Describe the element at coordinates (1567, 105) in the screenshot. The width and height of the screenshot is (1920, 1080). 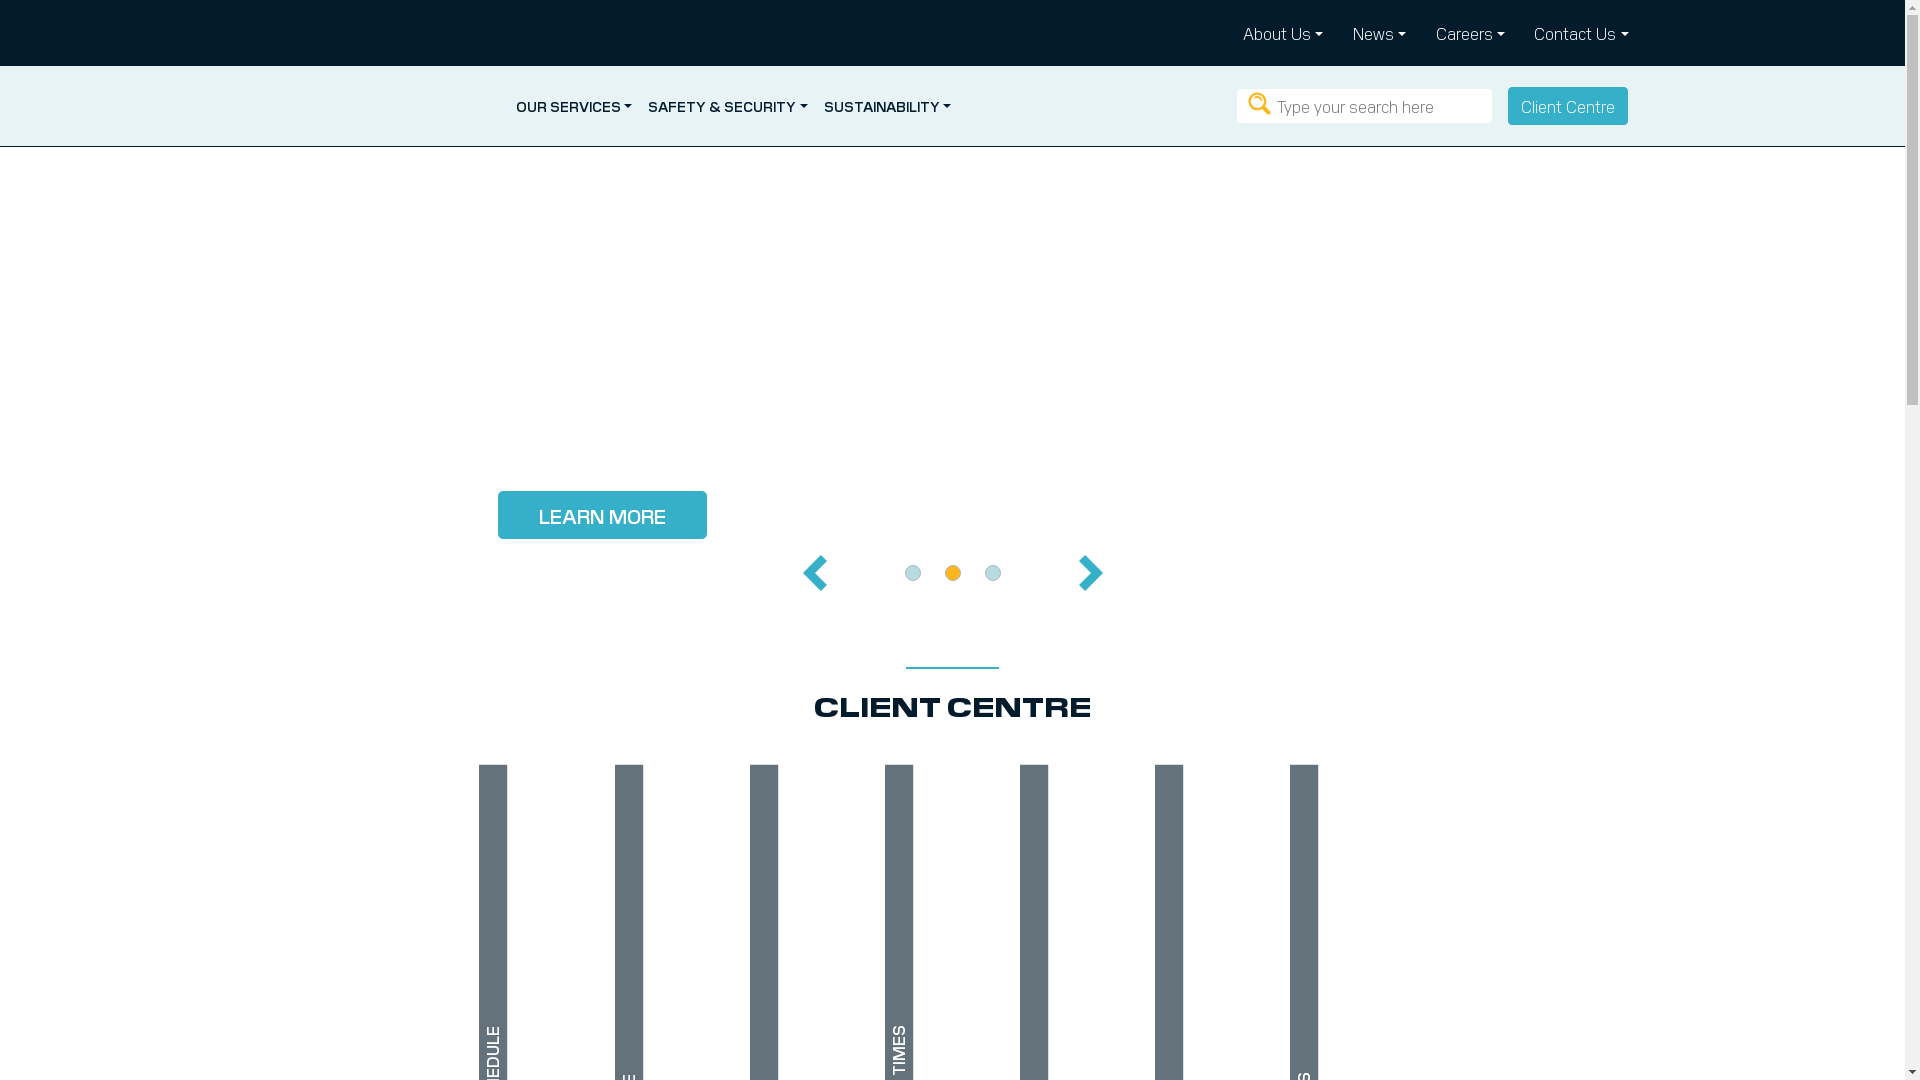
I see `'Client Centre'` at that location.